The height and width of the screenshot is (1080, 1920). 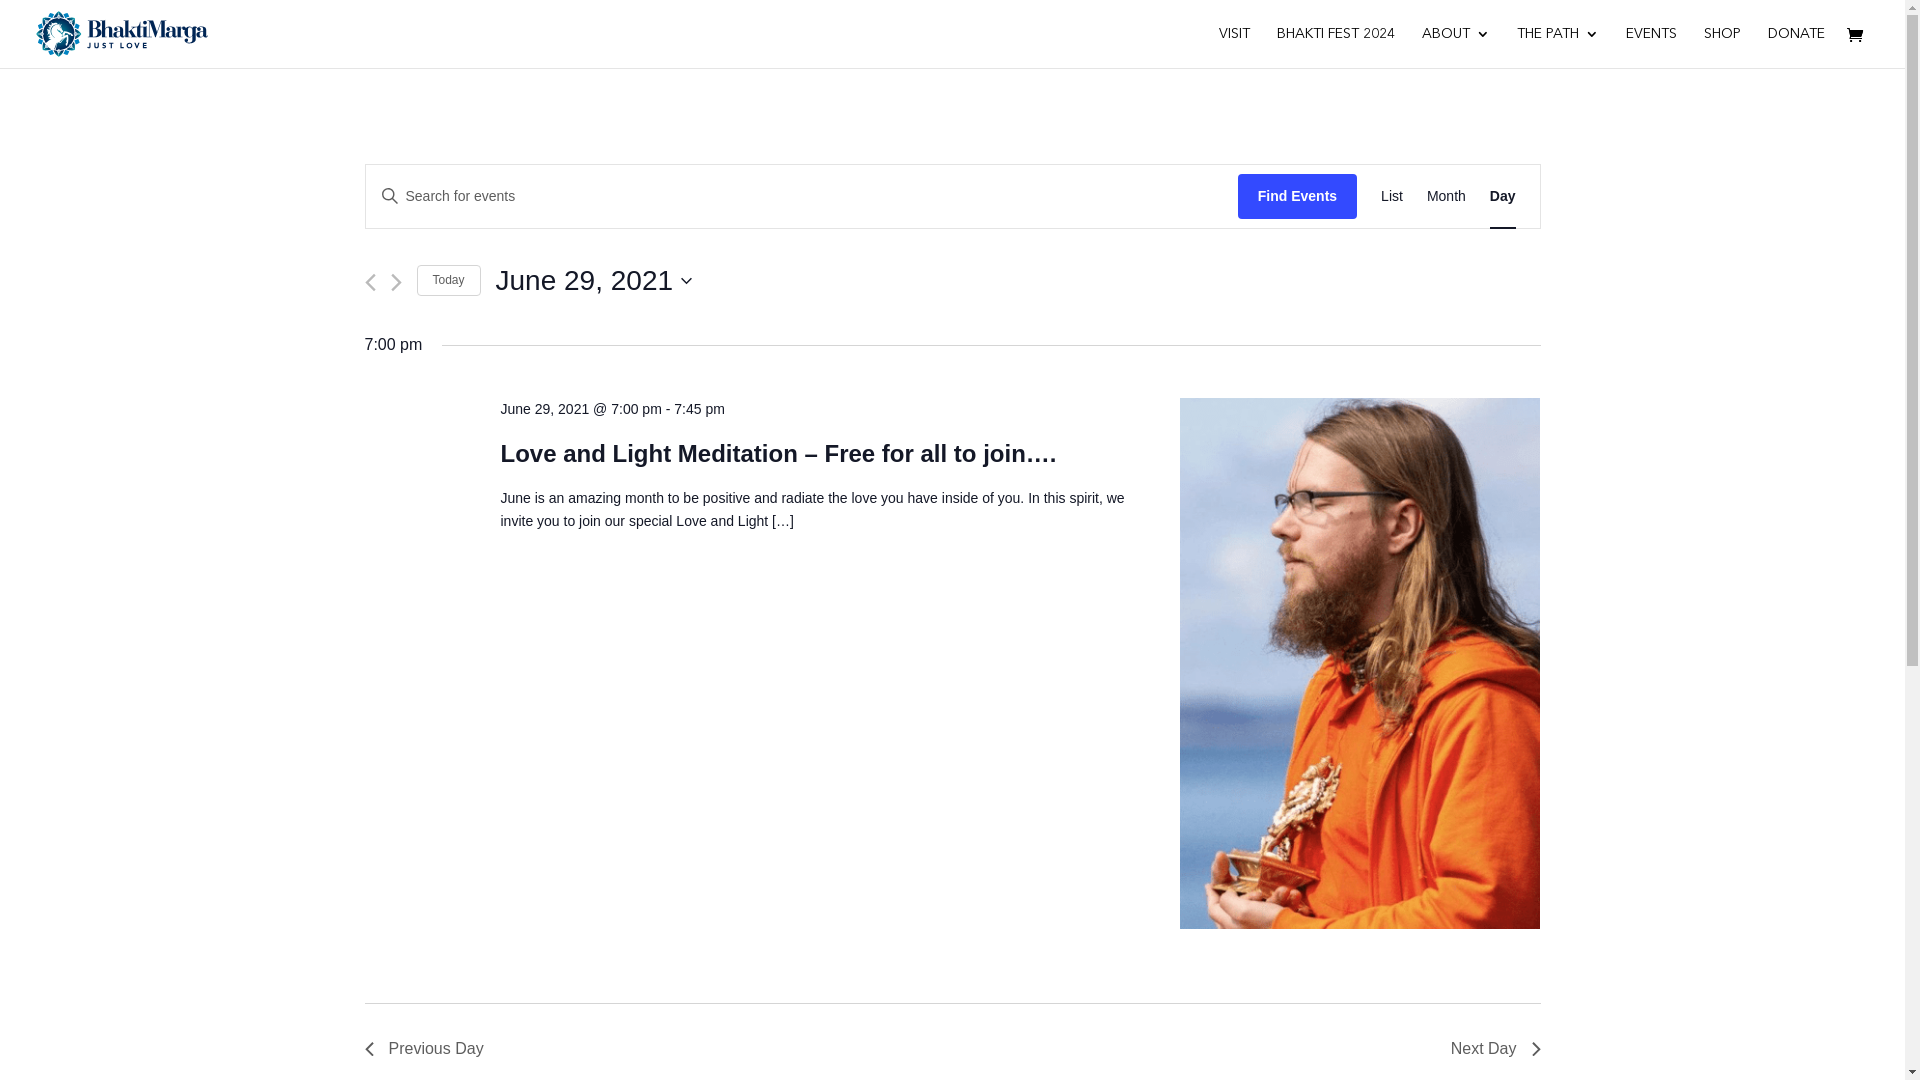 What do you see at coordinates (593, 281) in the screenshot?
I see `'June 29, 2021'` at bounding box center [593, 281].